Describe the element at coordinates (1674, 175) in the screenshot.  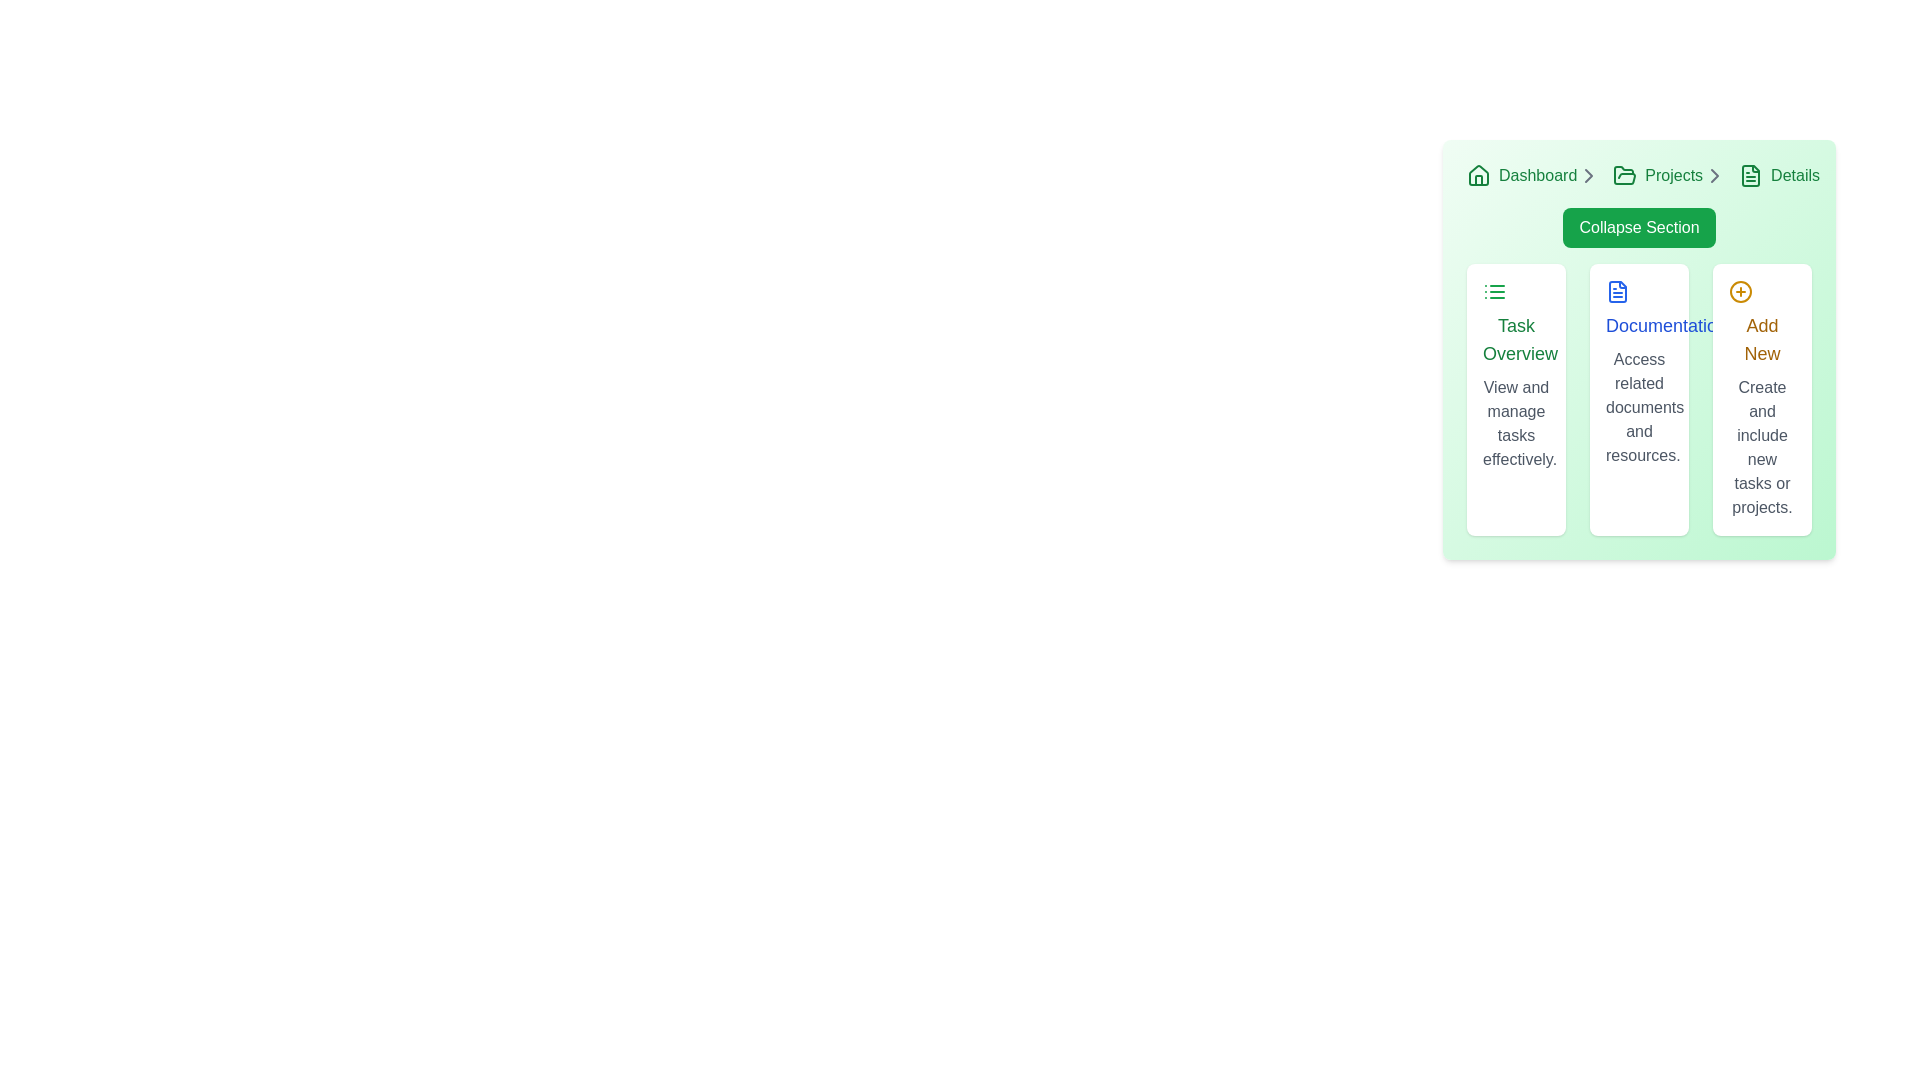
I see `the 'Projects' text label in the breadcrumb navigation bar` at that location.